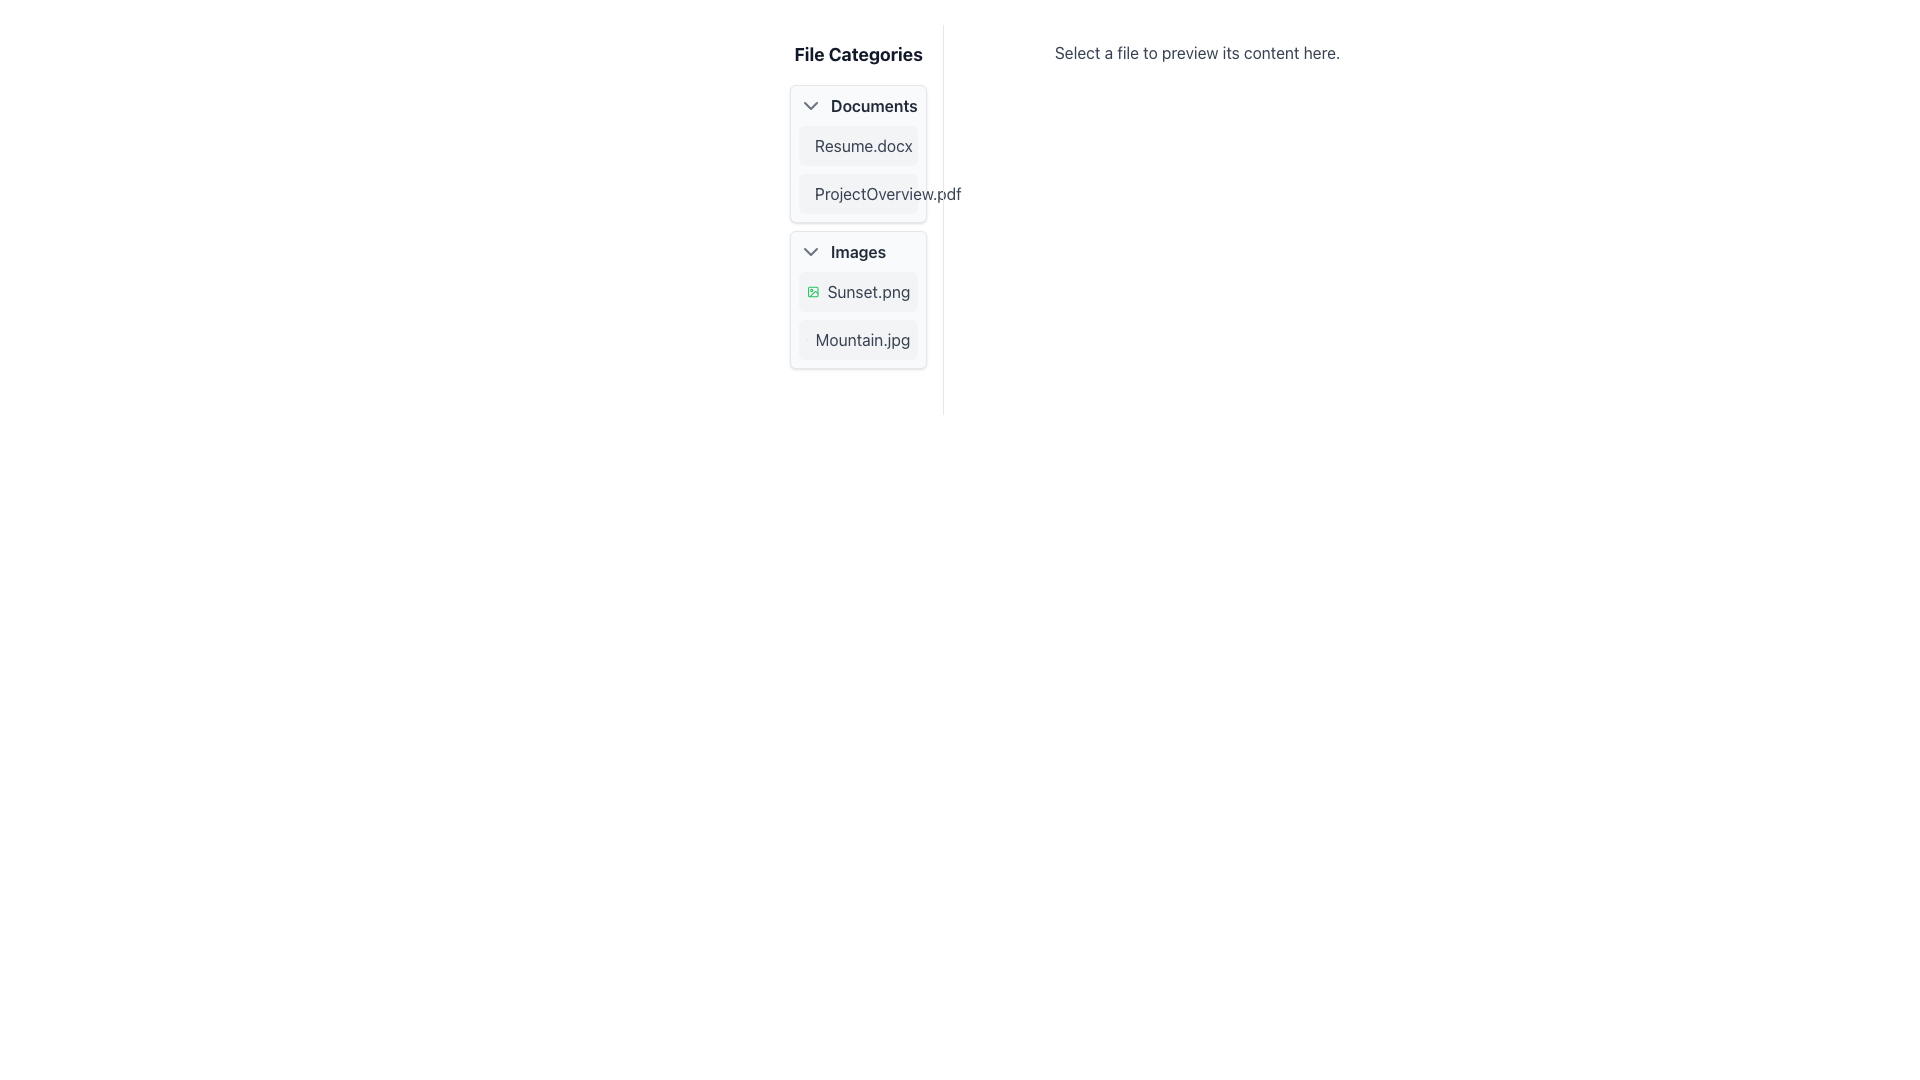  I want to click on the downward-pointing chevron icon next to the label 'Images' in the collapsible menu of file categories, so click(811, 250).